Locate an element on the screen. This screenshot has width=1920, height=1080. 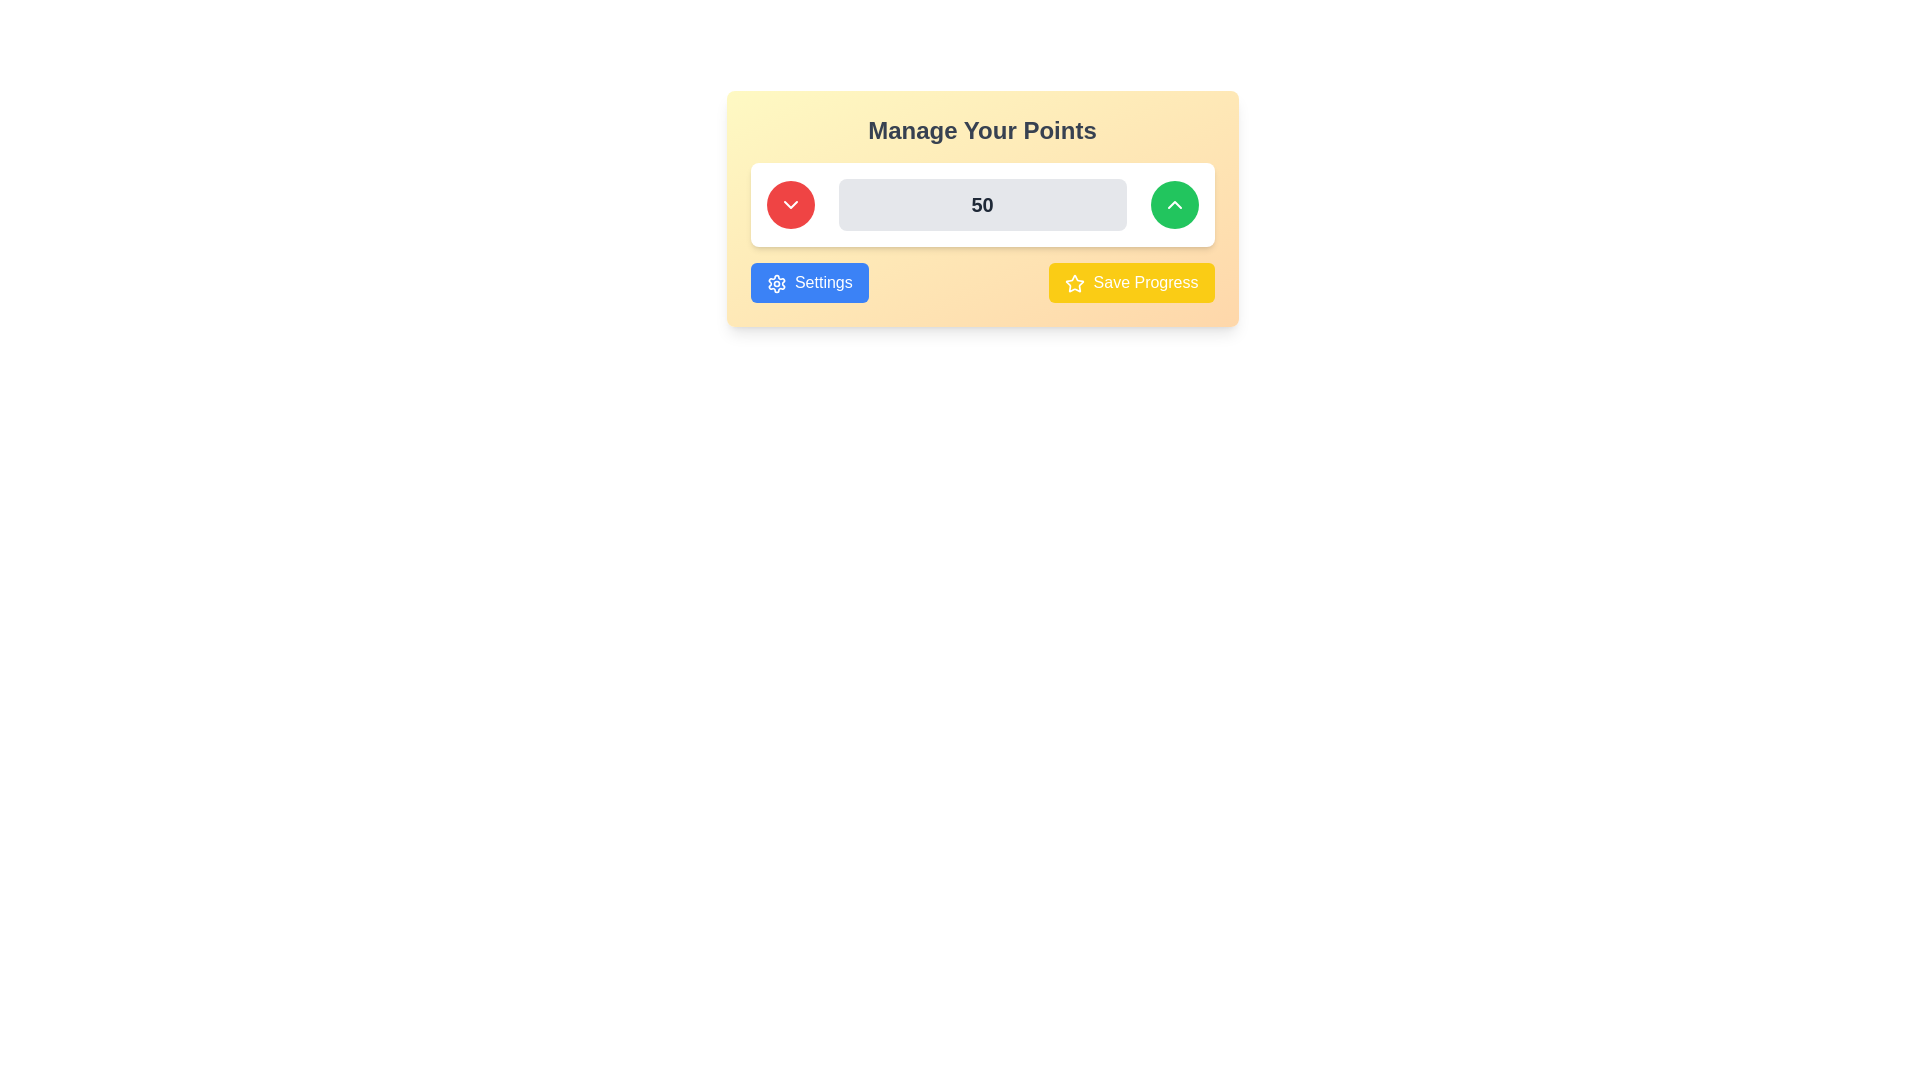
the star icon, which serves as a visual marker for rating or selection, located in the central region of the interface is located at coordinates (1074, 283).